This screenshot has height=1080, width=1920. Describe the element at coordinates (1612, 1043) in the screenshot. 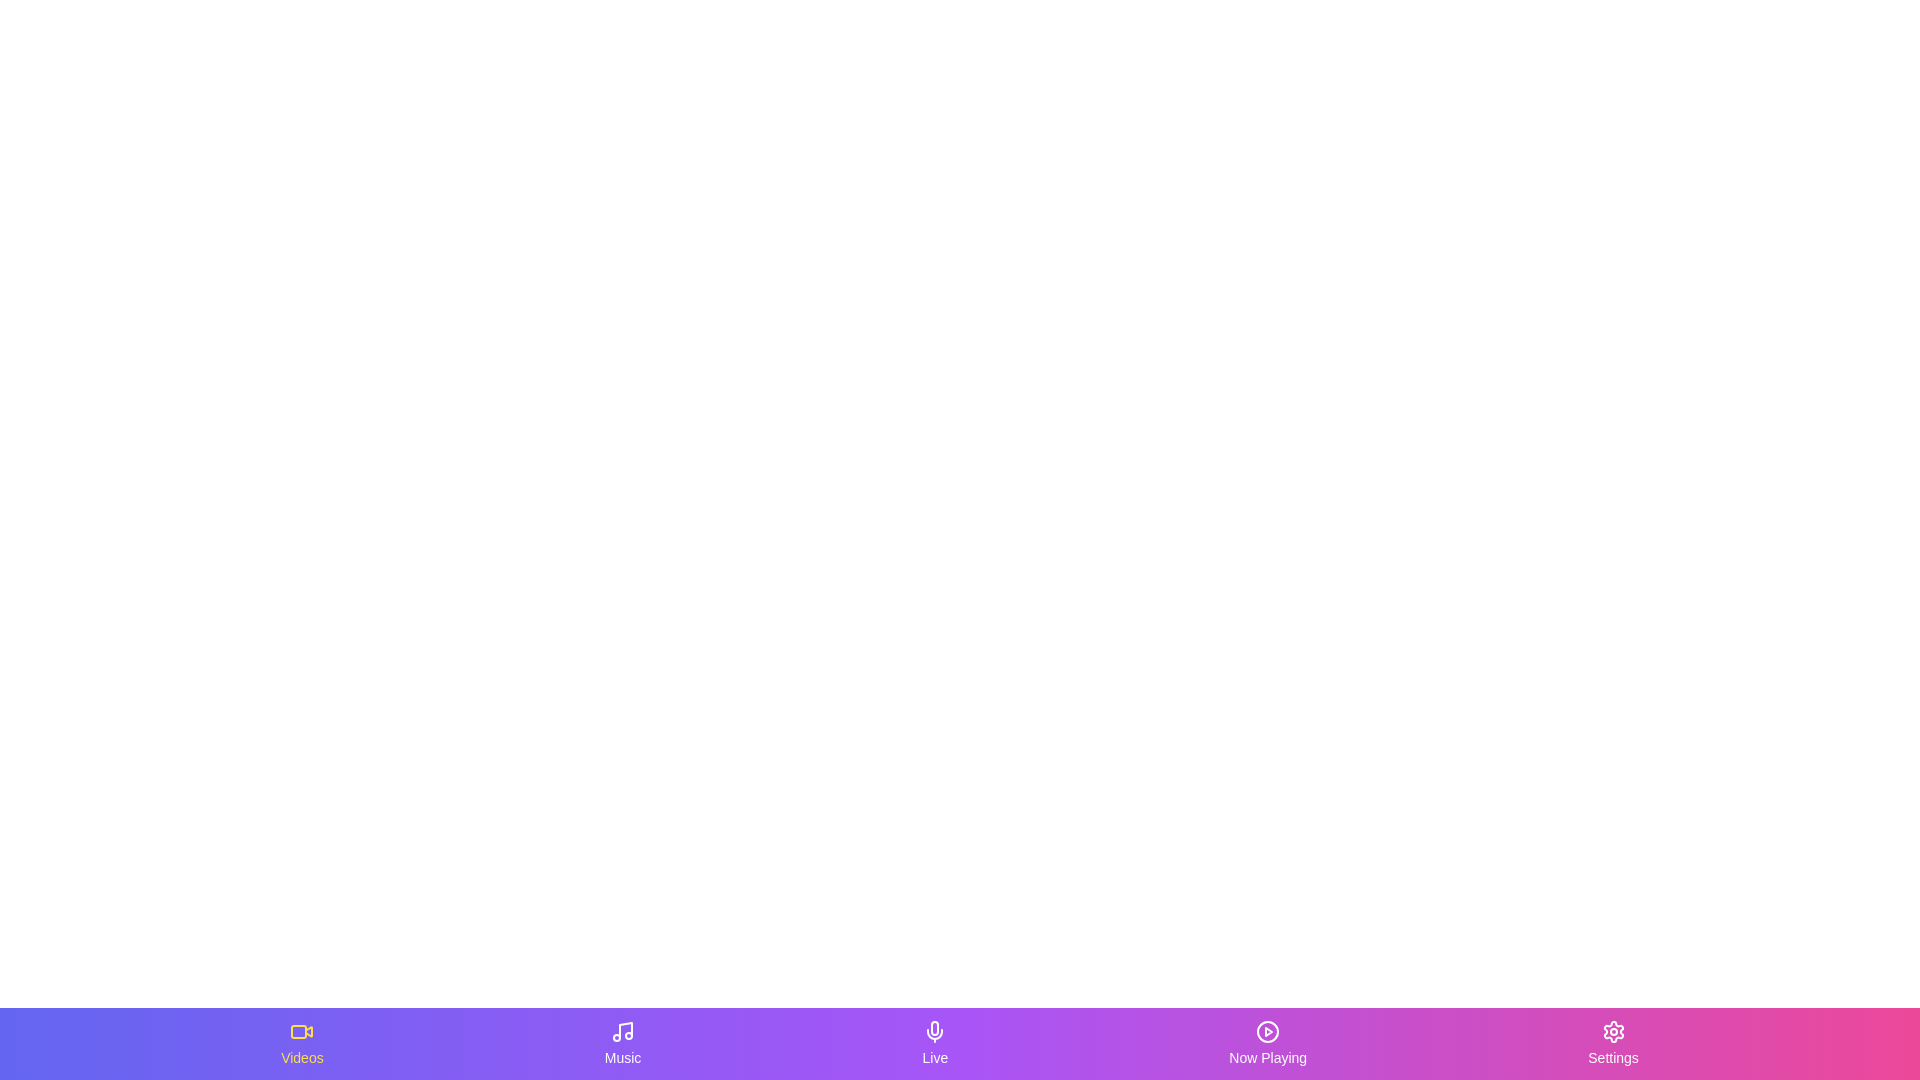

I see `the Settings tab in the bottom navigation bar` at that location.